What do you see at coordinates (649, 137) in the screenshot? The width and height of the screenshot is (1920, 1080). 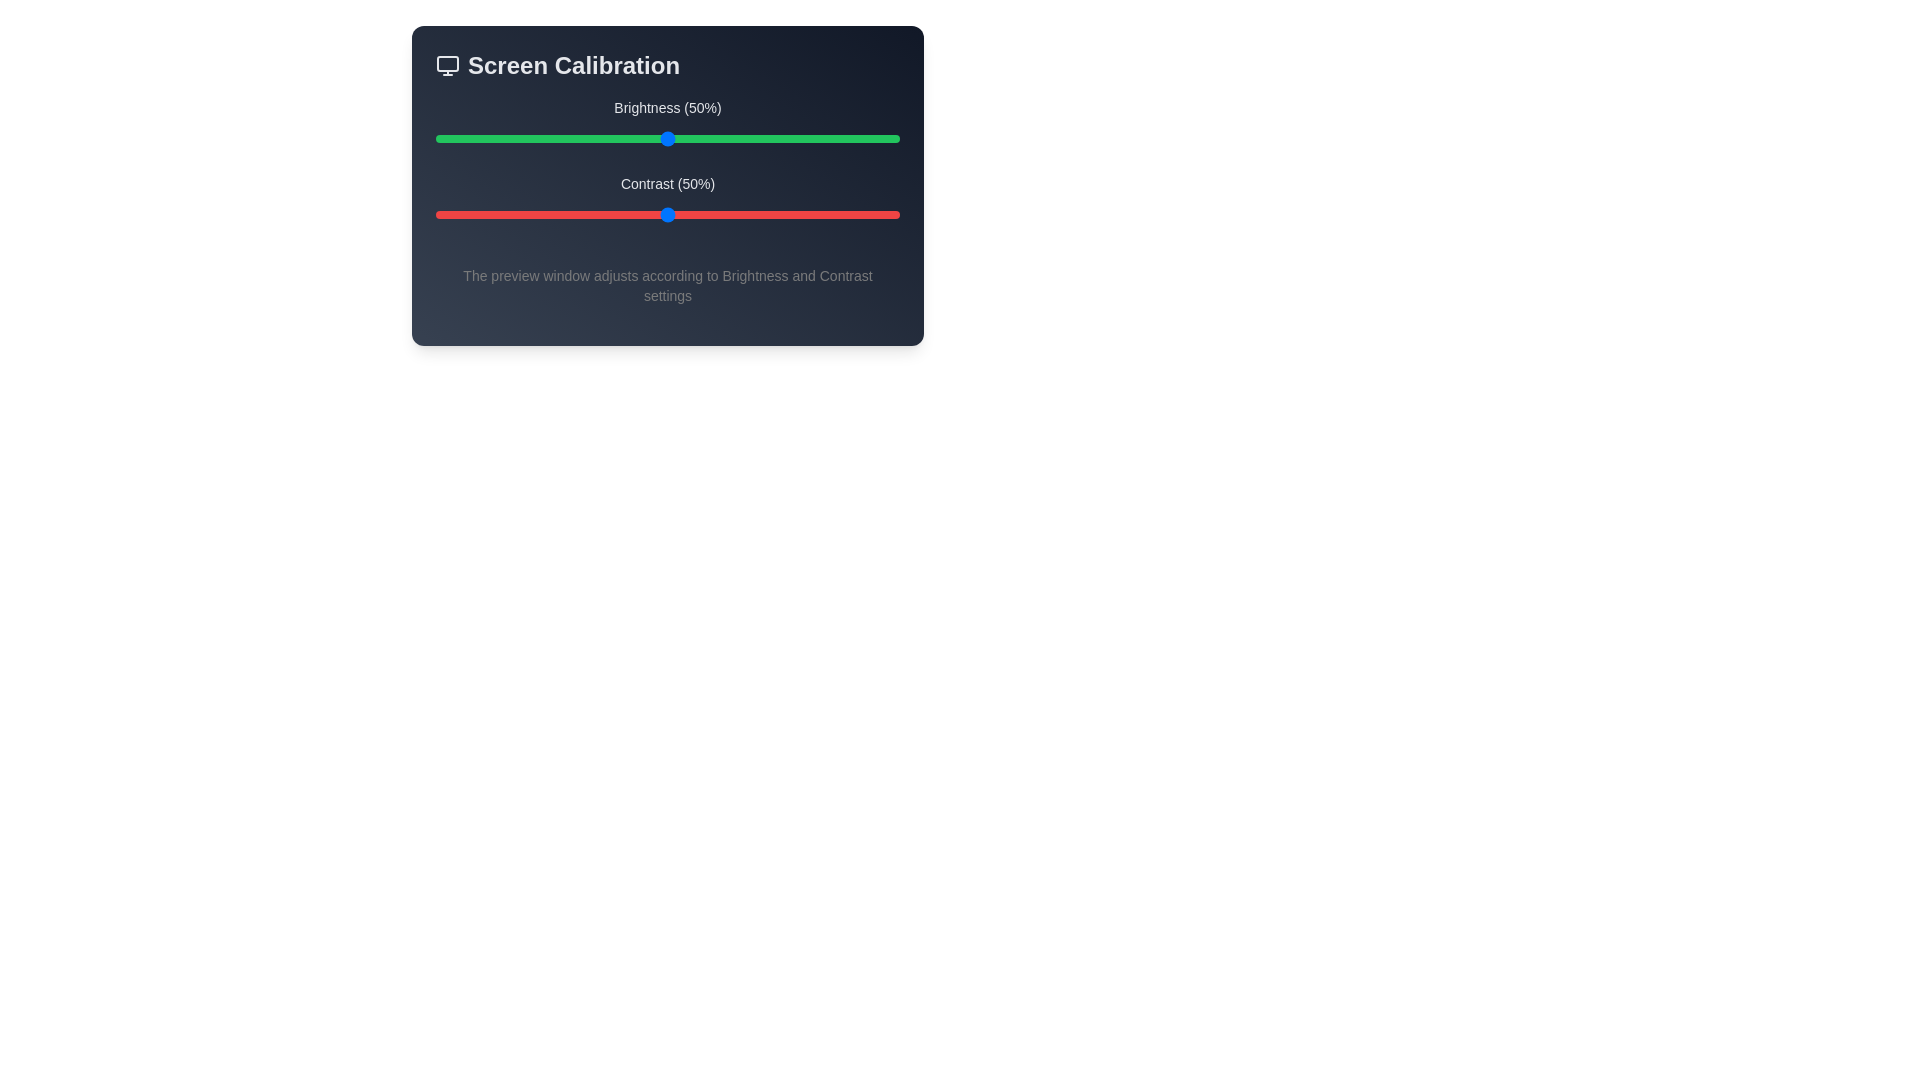 I see `the brightness slider to set the brightness level to 46%` at bounding box center [649, 137].